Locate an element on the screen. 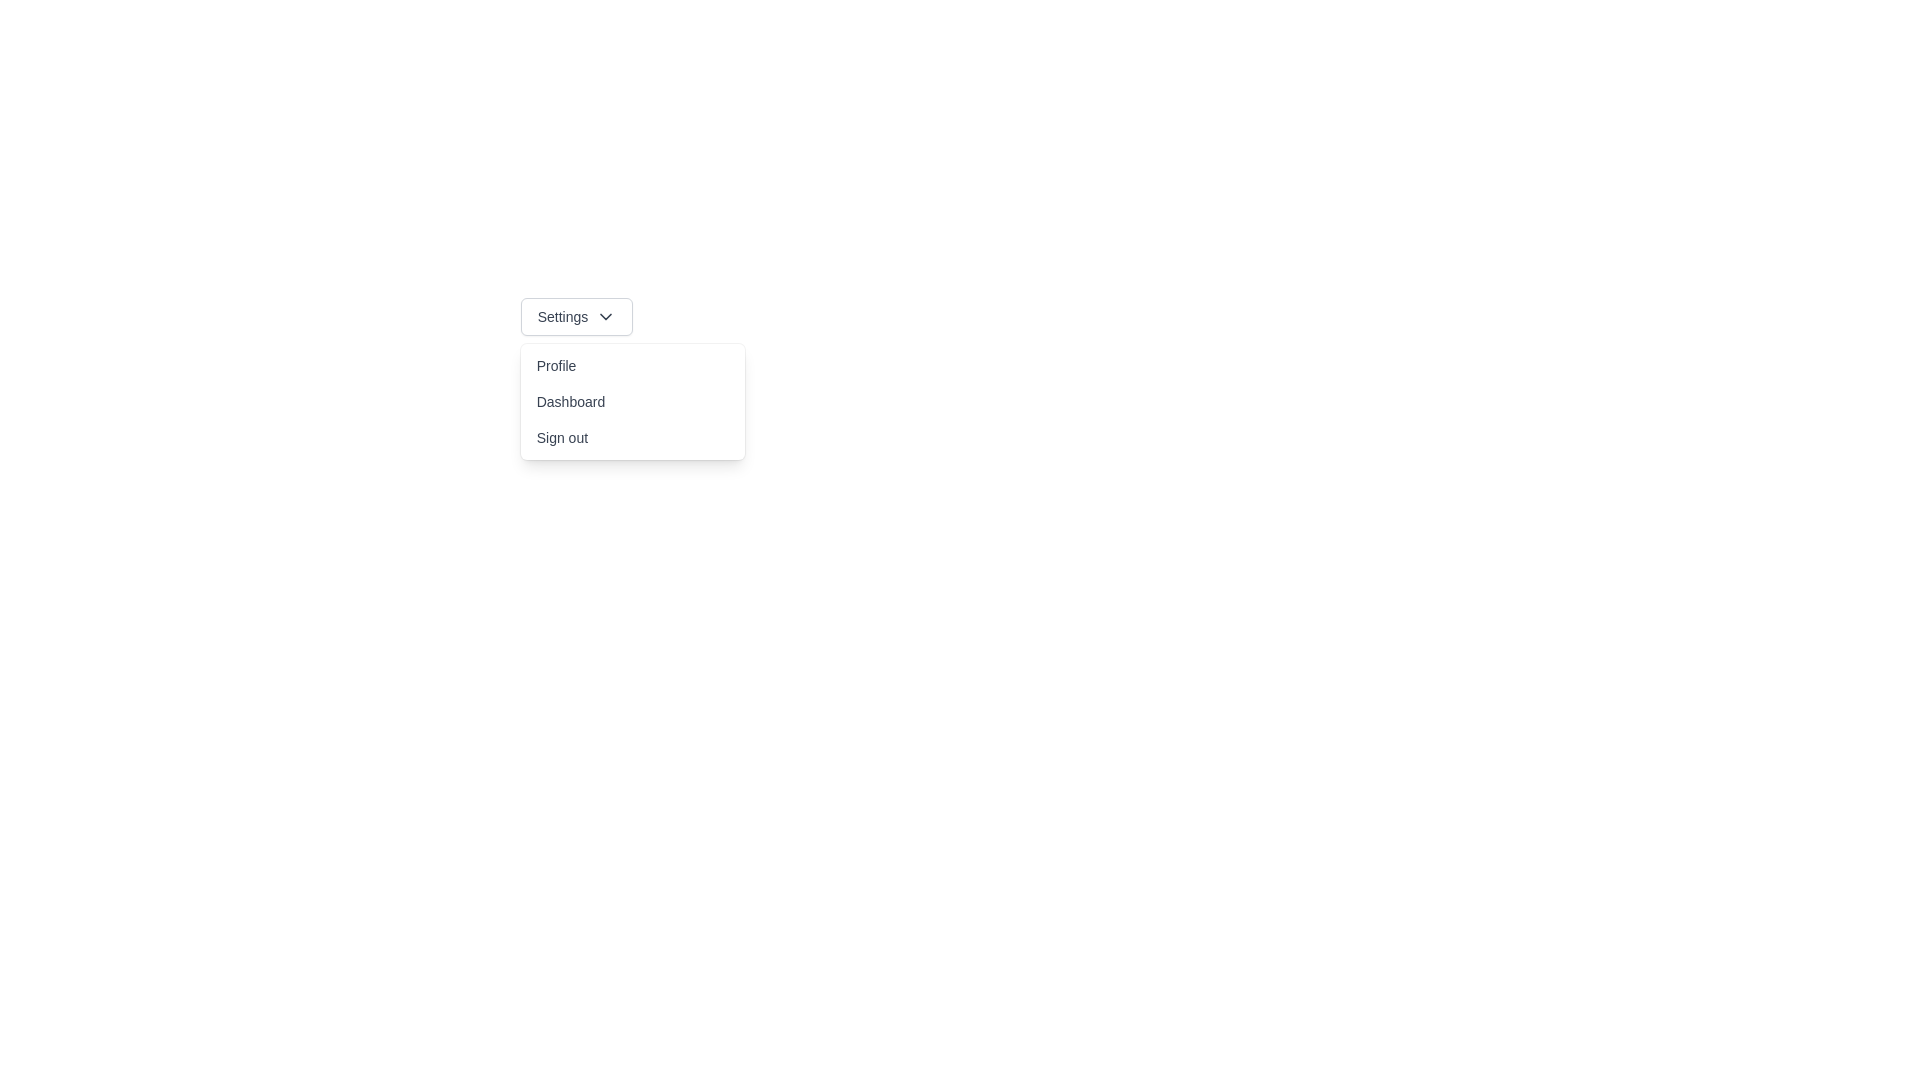 The width and height of the screenshot is (1920, 1080). the 'Dashboard' option in the dropdown menu is located at coordinates (631, 401).